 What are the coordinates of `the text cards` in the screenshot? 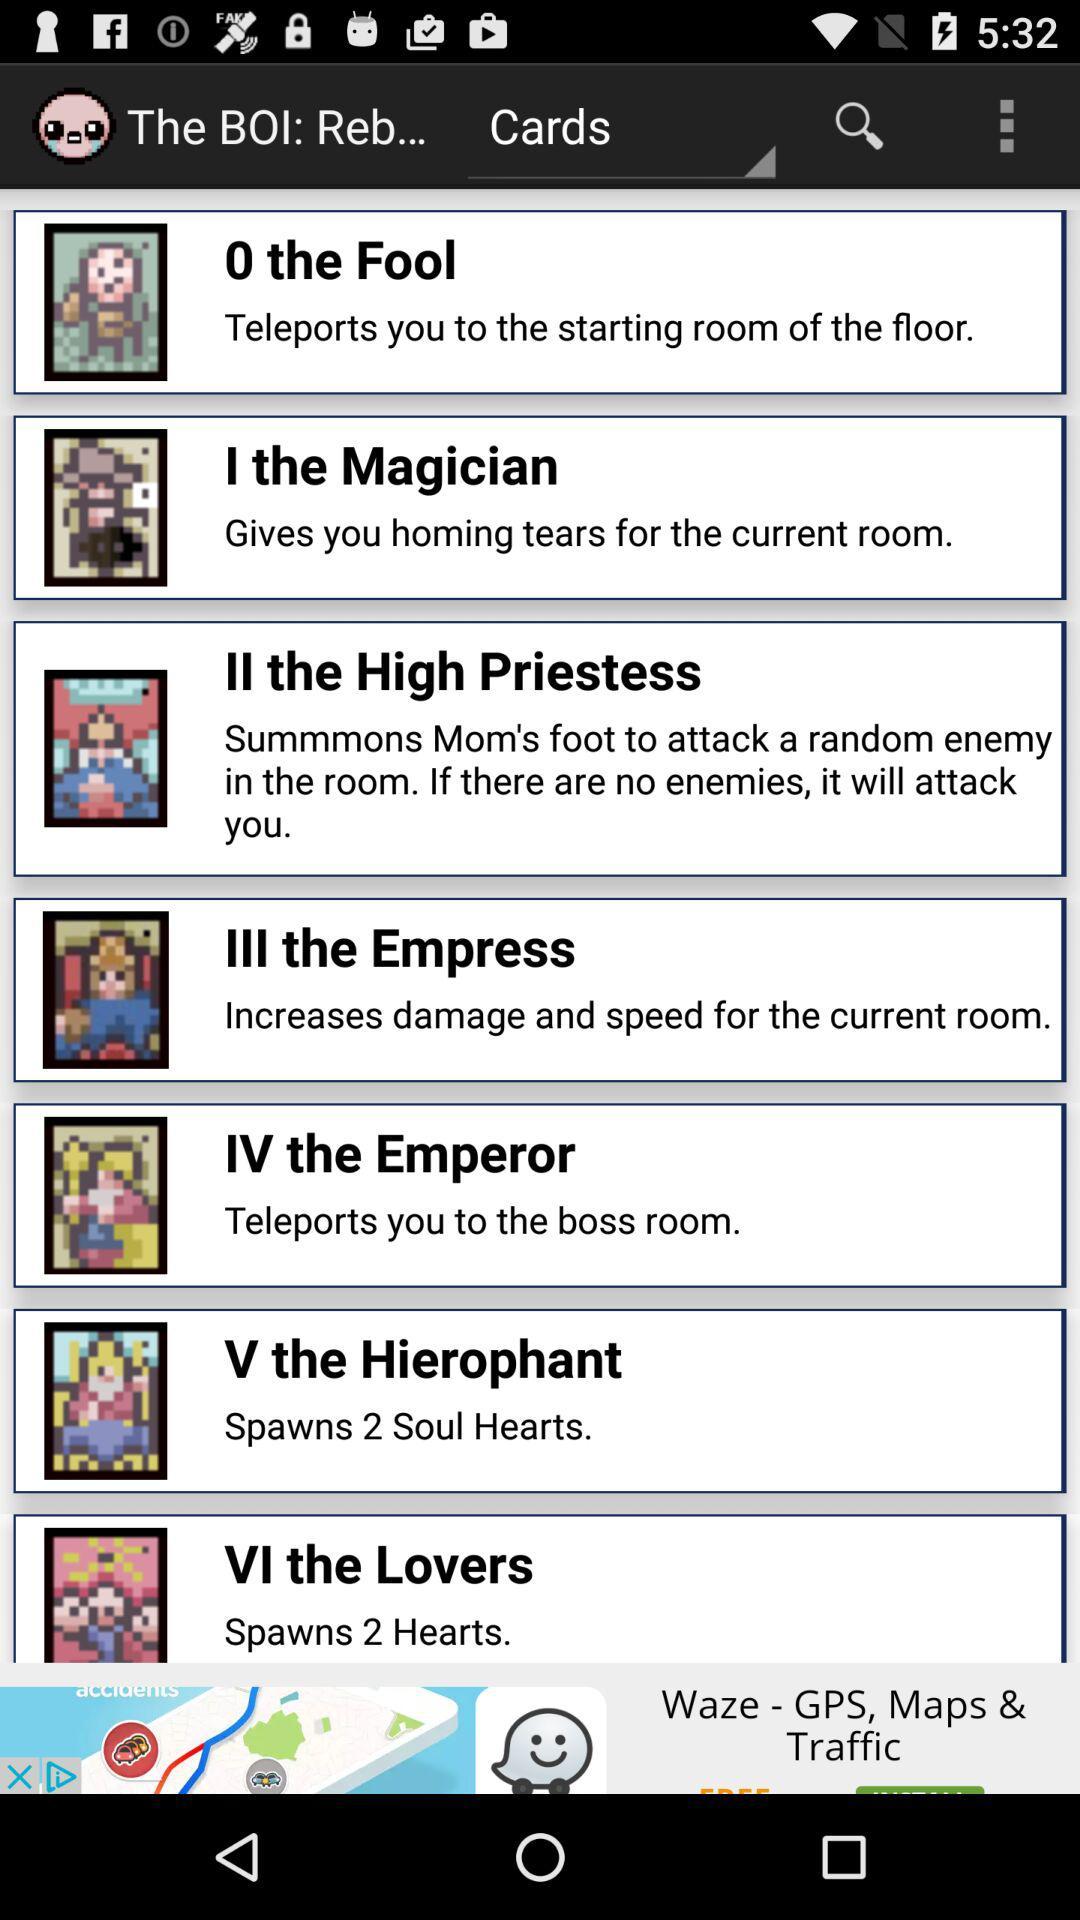 It's located at (620, 124).